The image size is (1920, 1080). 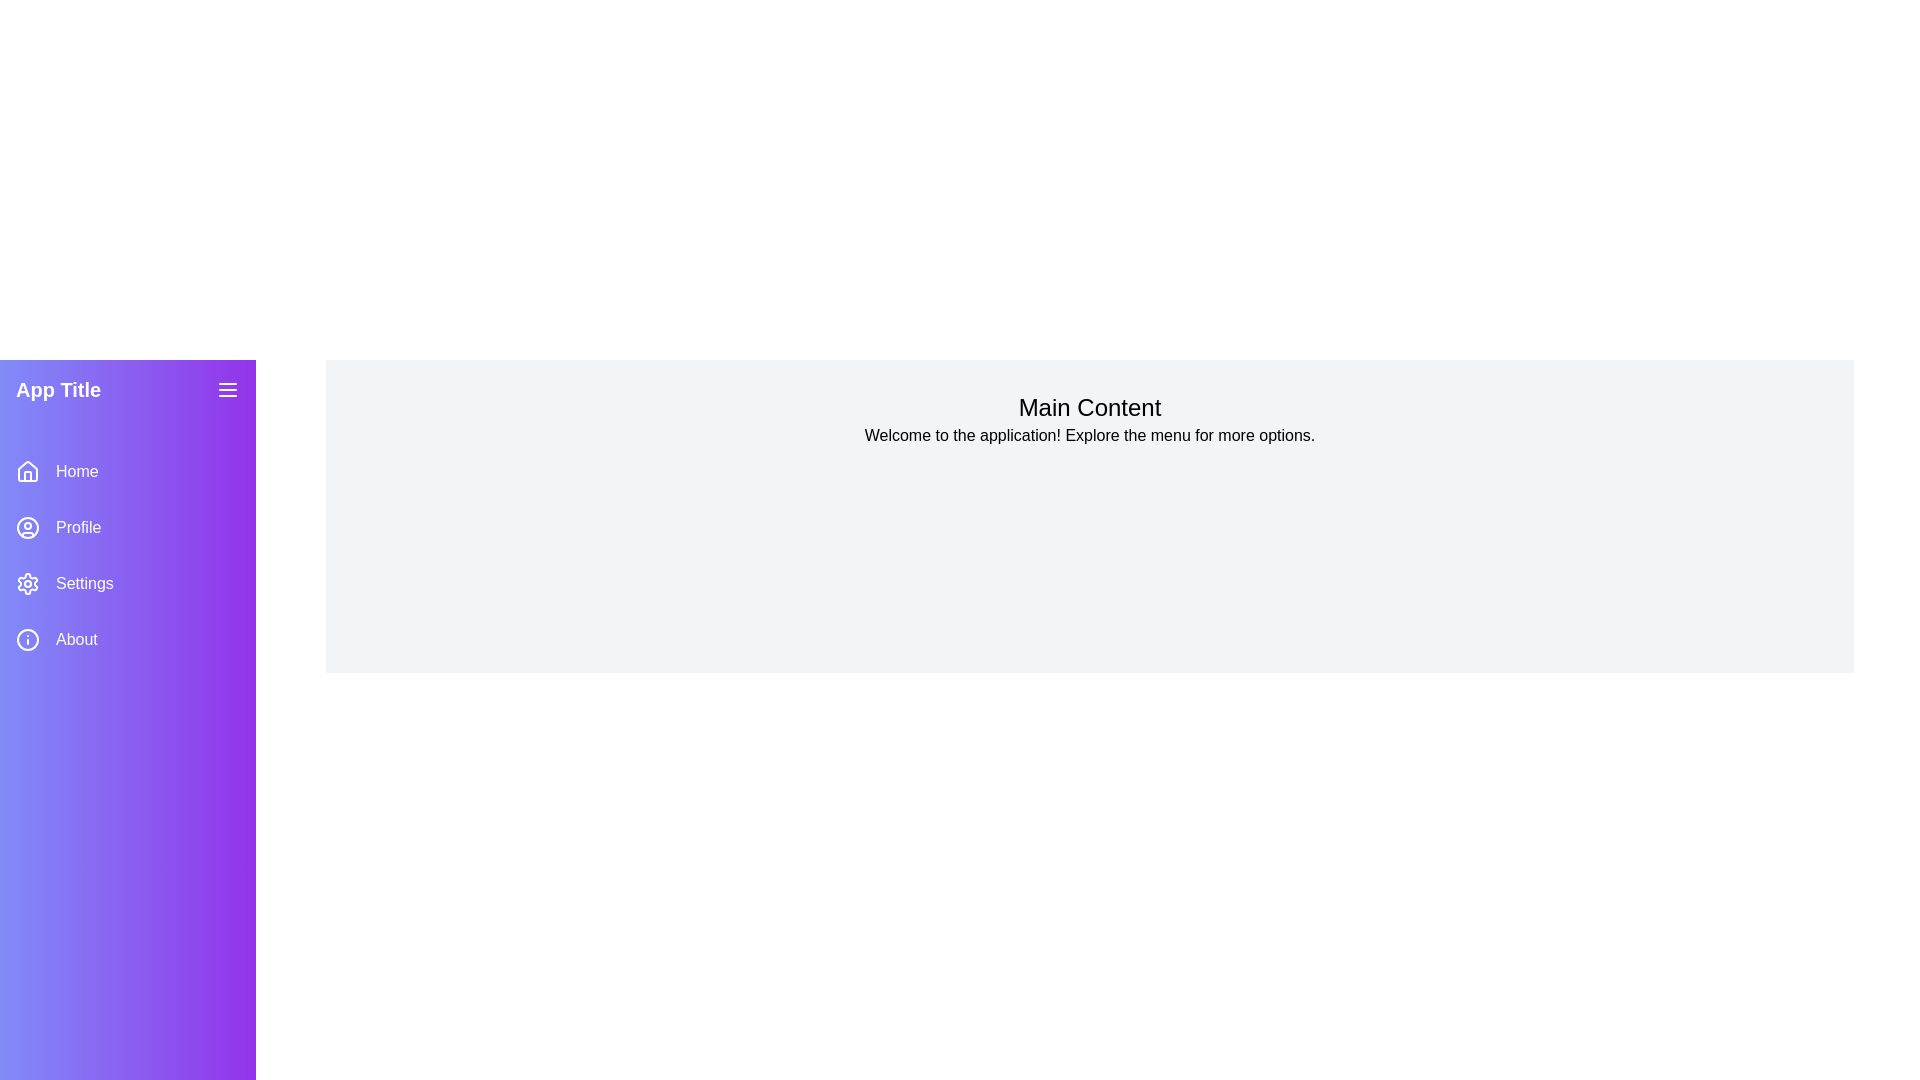 I want to click on the main content text area, so click(x=1088, y=434).